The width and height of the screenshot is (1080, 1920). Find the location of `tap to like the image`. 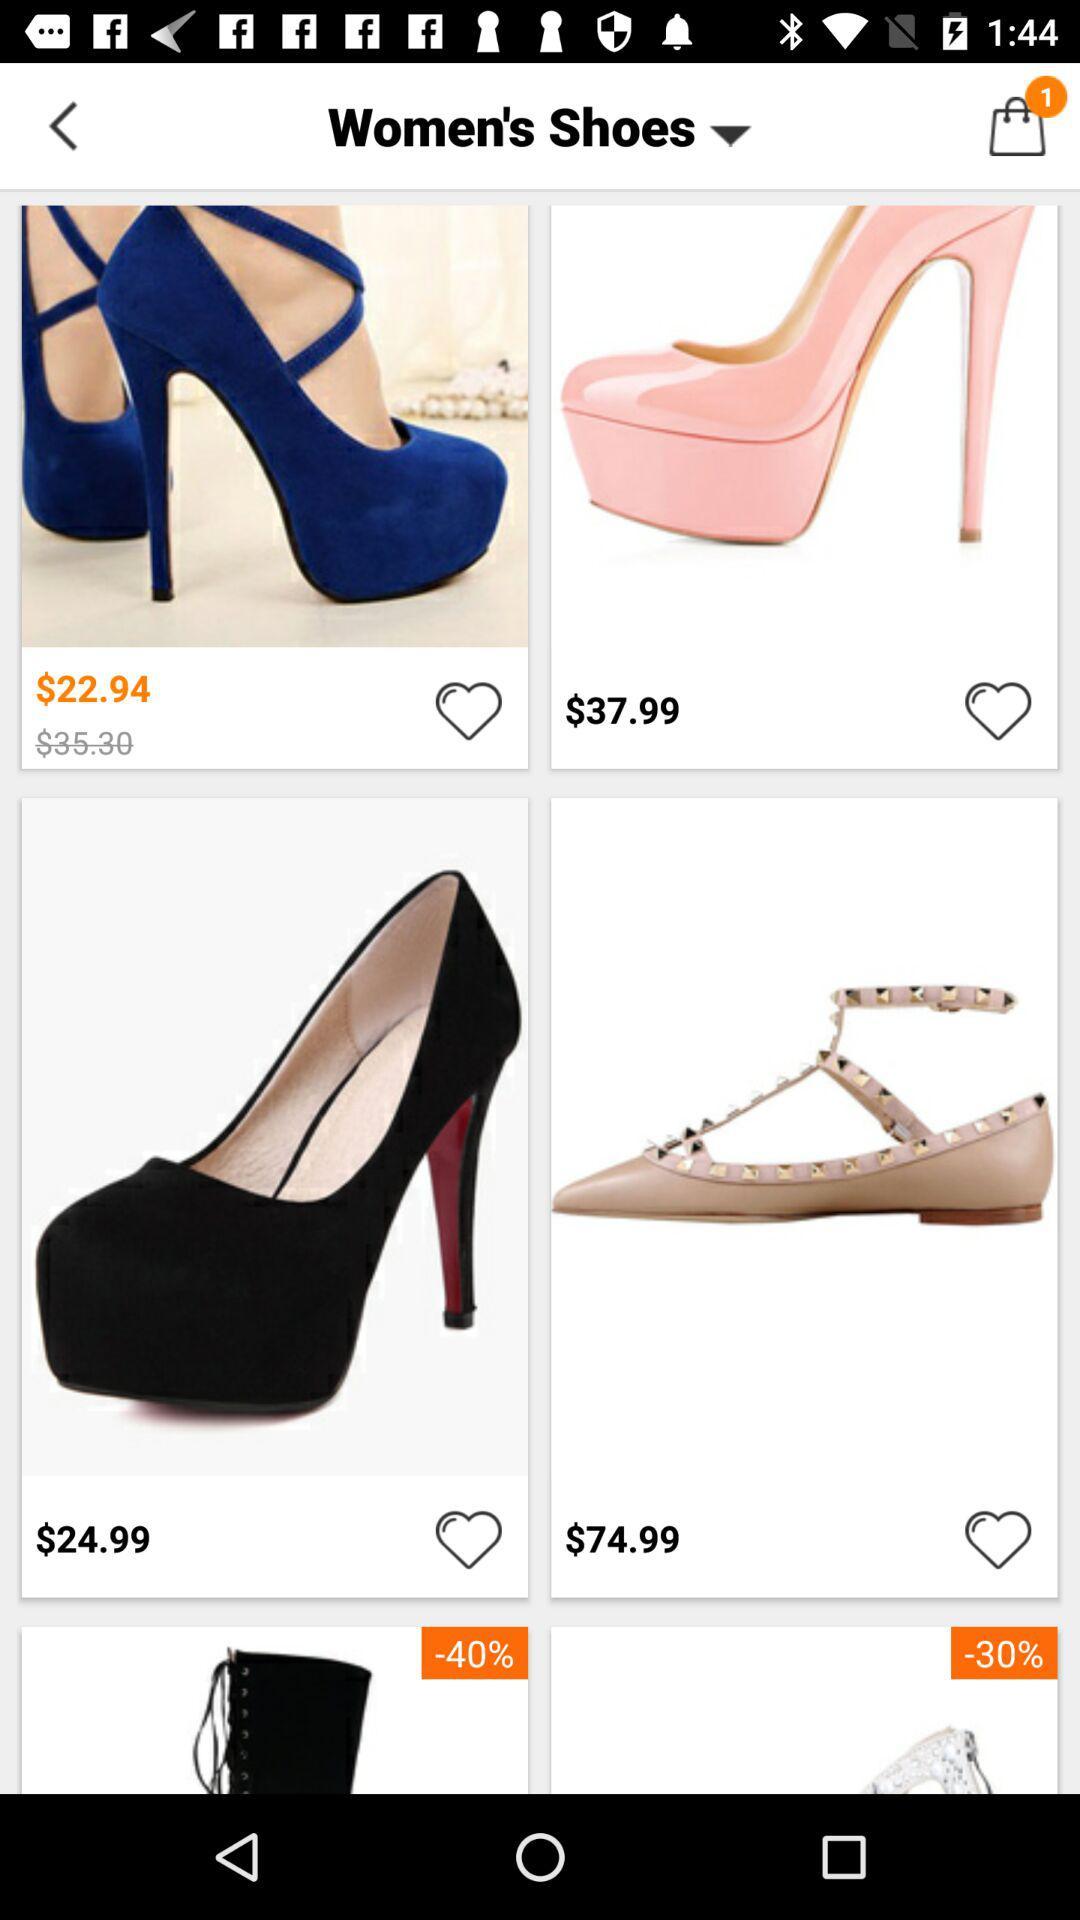

tap to like the image is located at coordinates (998, 1537).